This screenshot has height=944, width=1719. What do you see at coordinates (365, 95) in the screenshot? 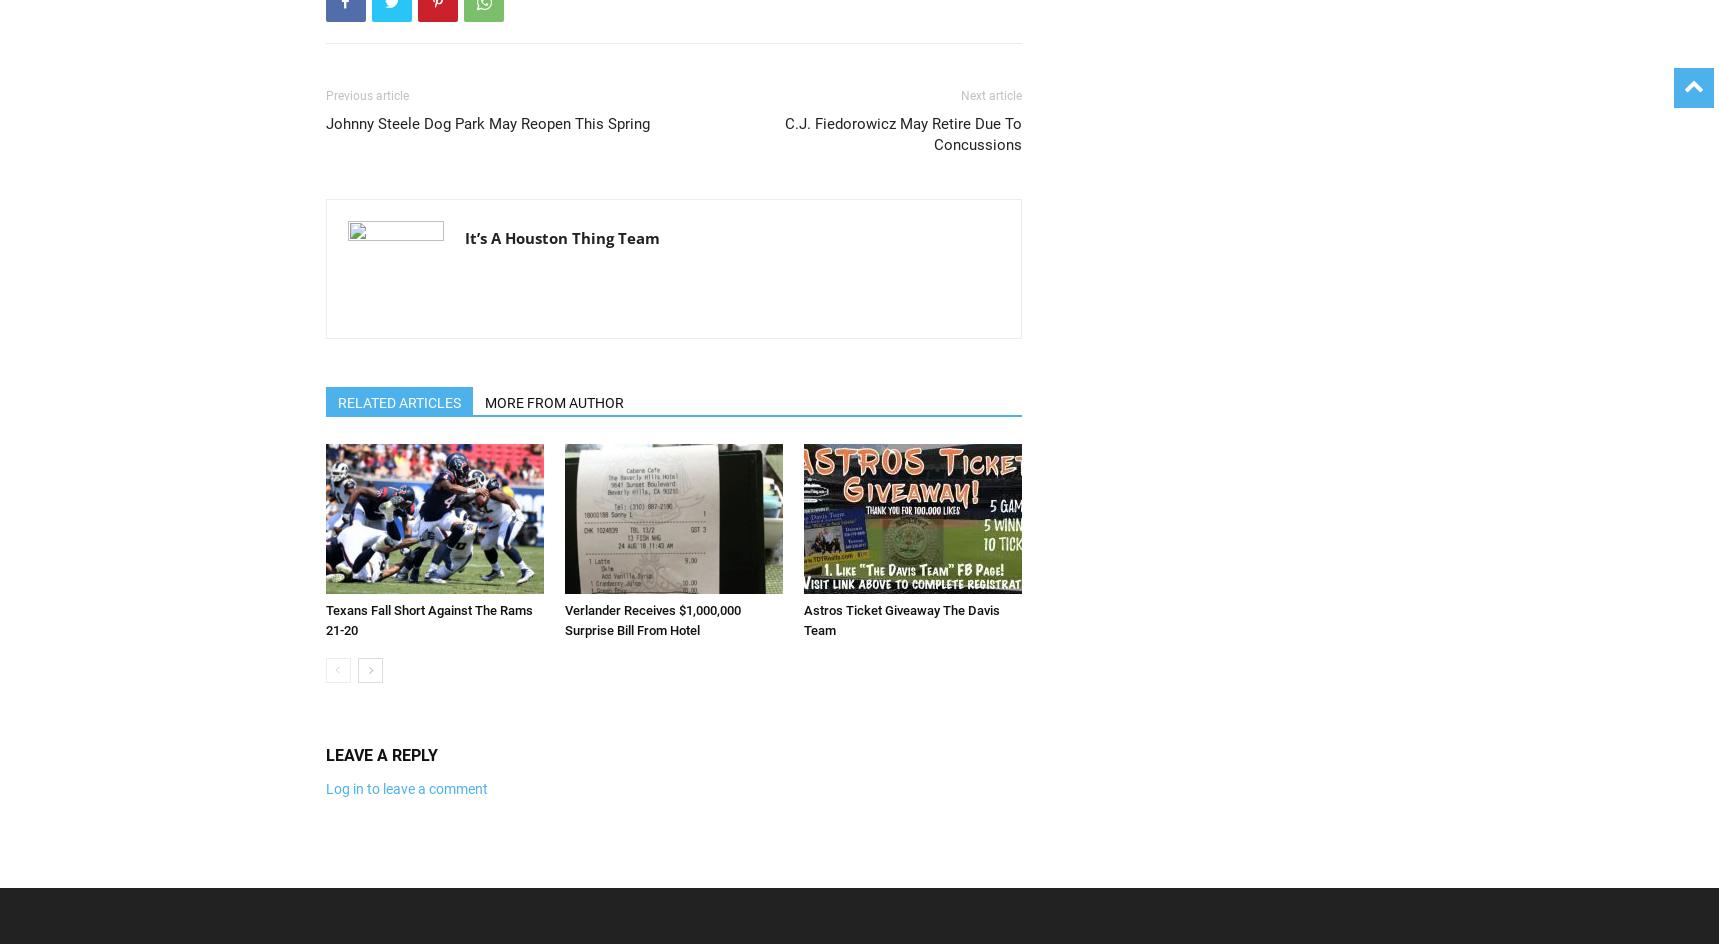
I see `'Previous article'` at bounding box center [365, 95].